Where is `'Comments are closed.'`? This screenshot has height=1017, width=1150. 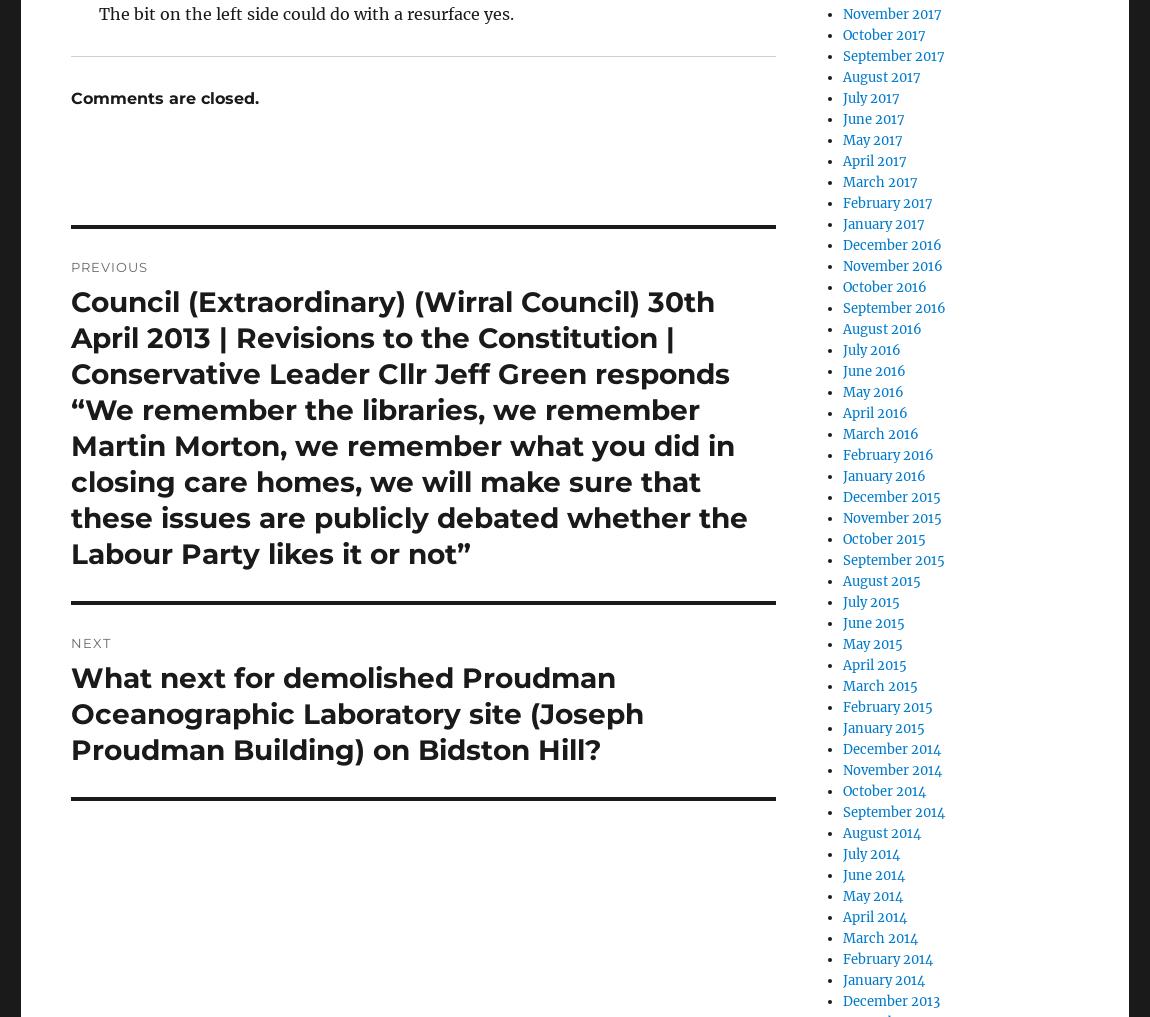
'Comments are closed.' is located at coordinates (164, 98).